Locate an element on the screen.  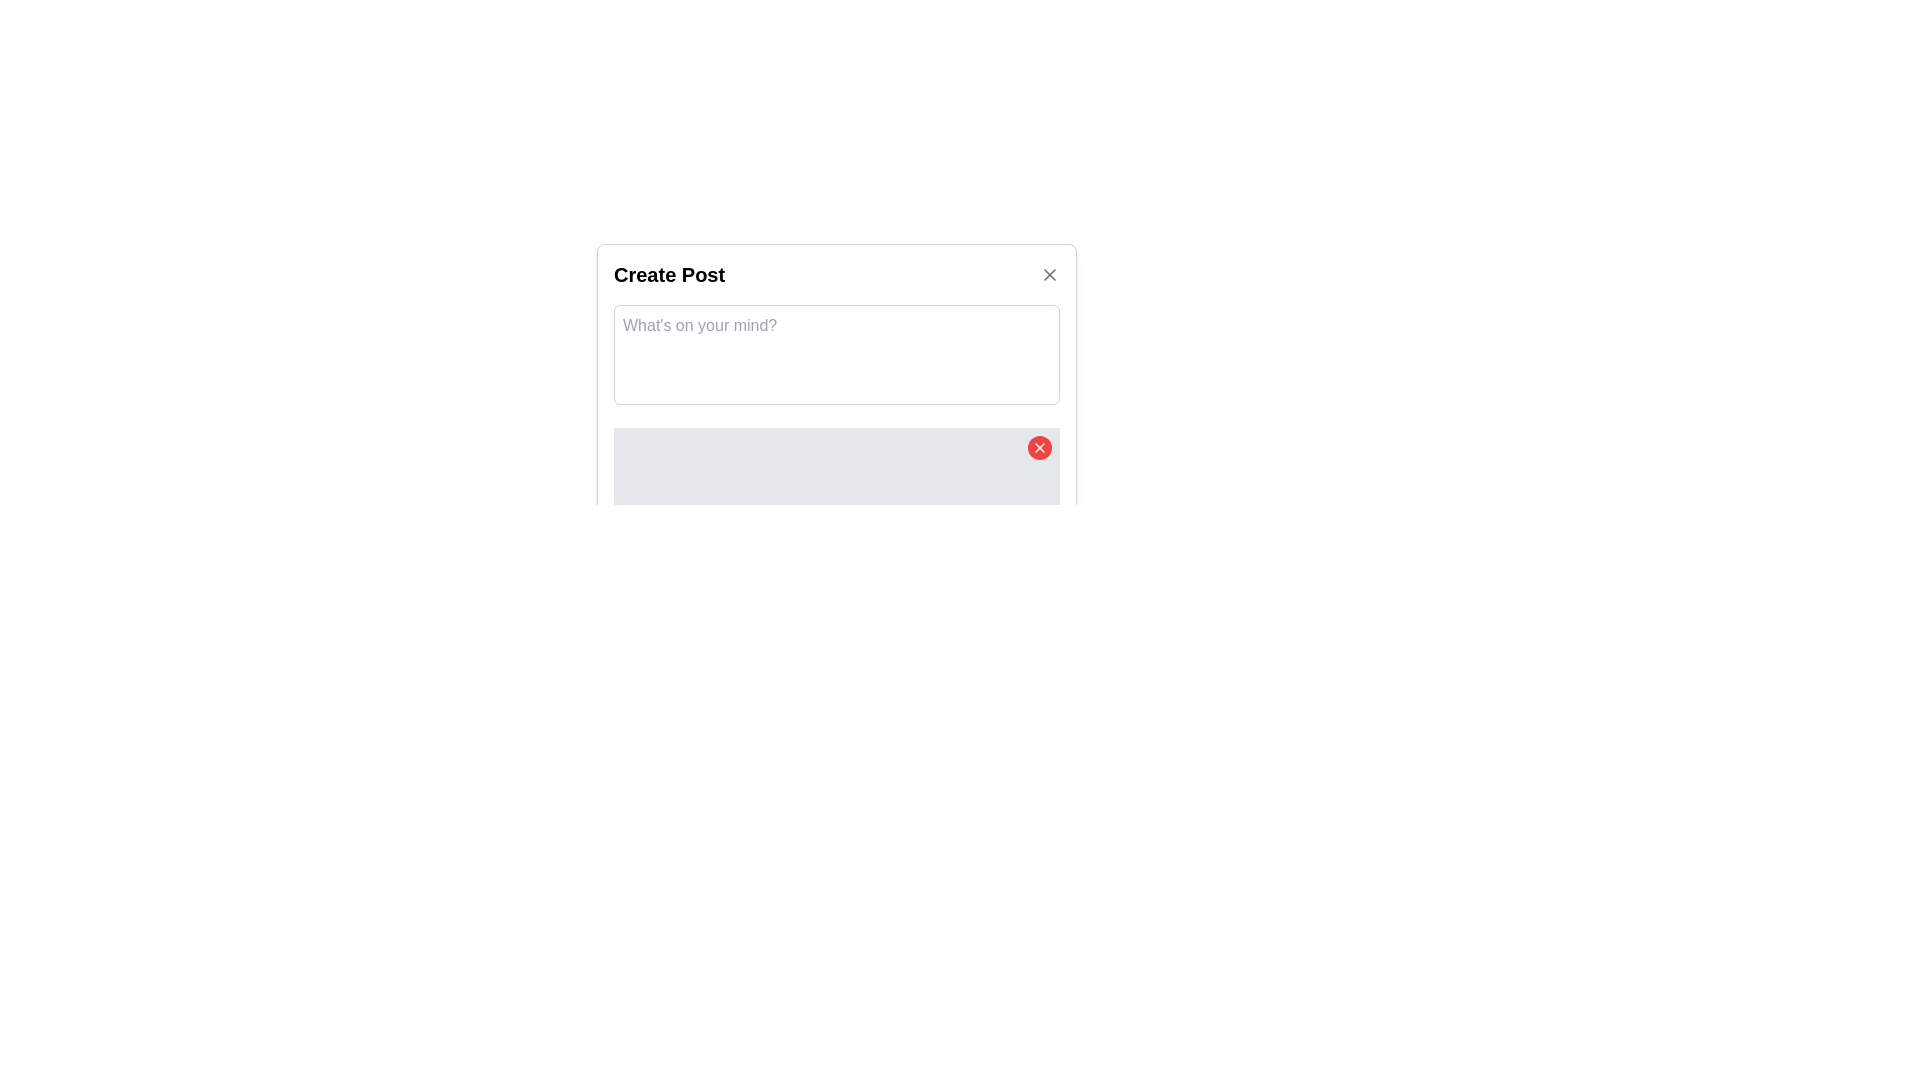
the button located in the bottom-right corner of the gray rectangular section below the 'What's on your mind?' text box is located at coordinates (1040, 446).